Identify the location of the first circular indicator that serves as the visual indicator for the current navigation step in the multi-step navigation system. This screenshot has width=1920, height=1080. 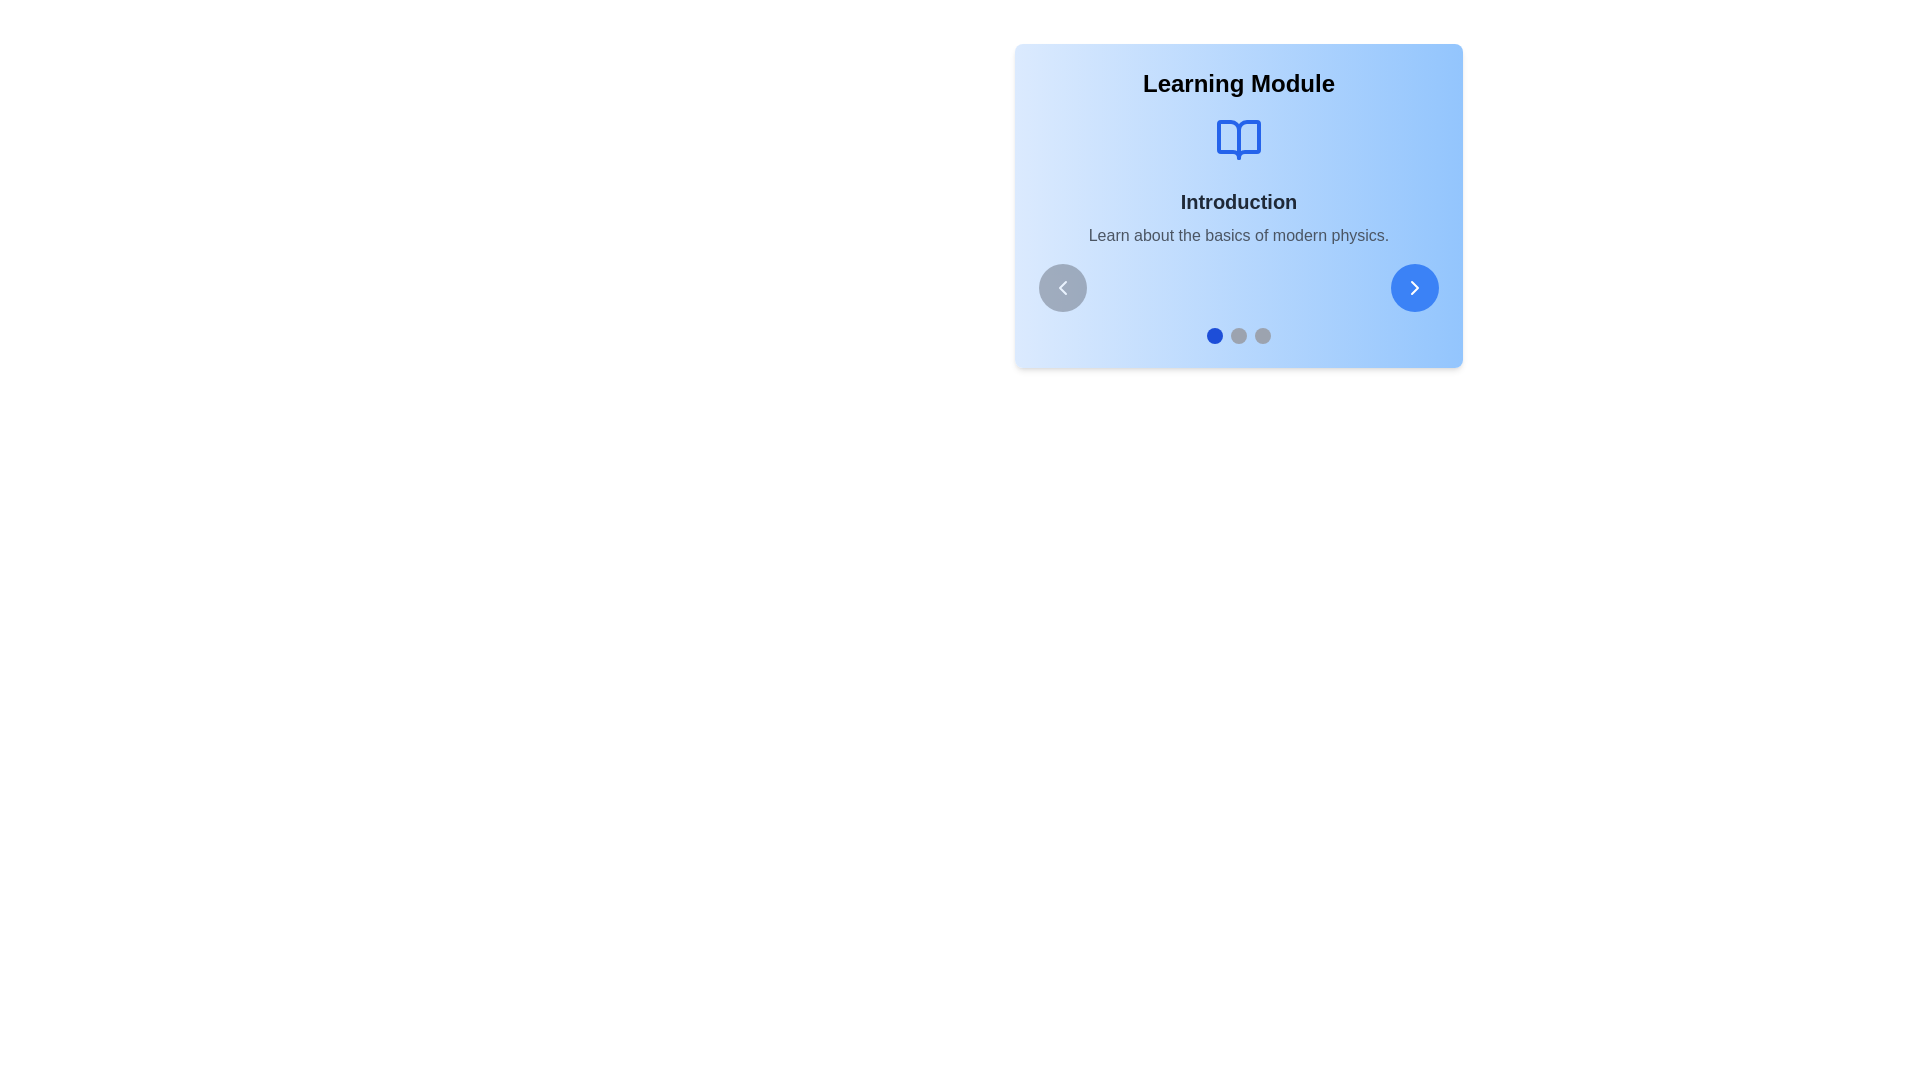
(1213, 334).